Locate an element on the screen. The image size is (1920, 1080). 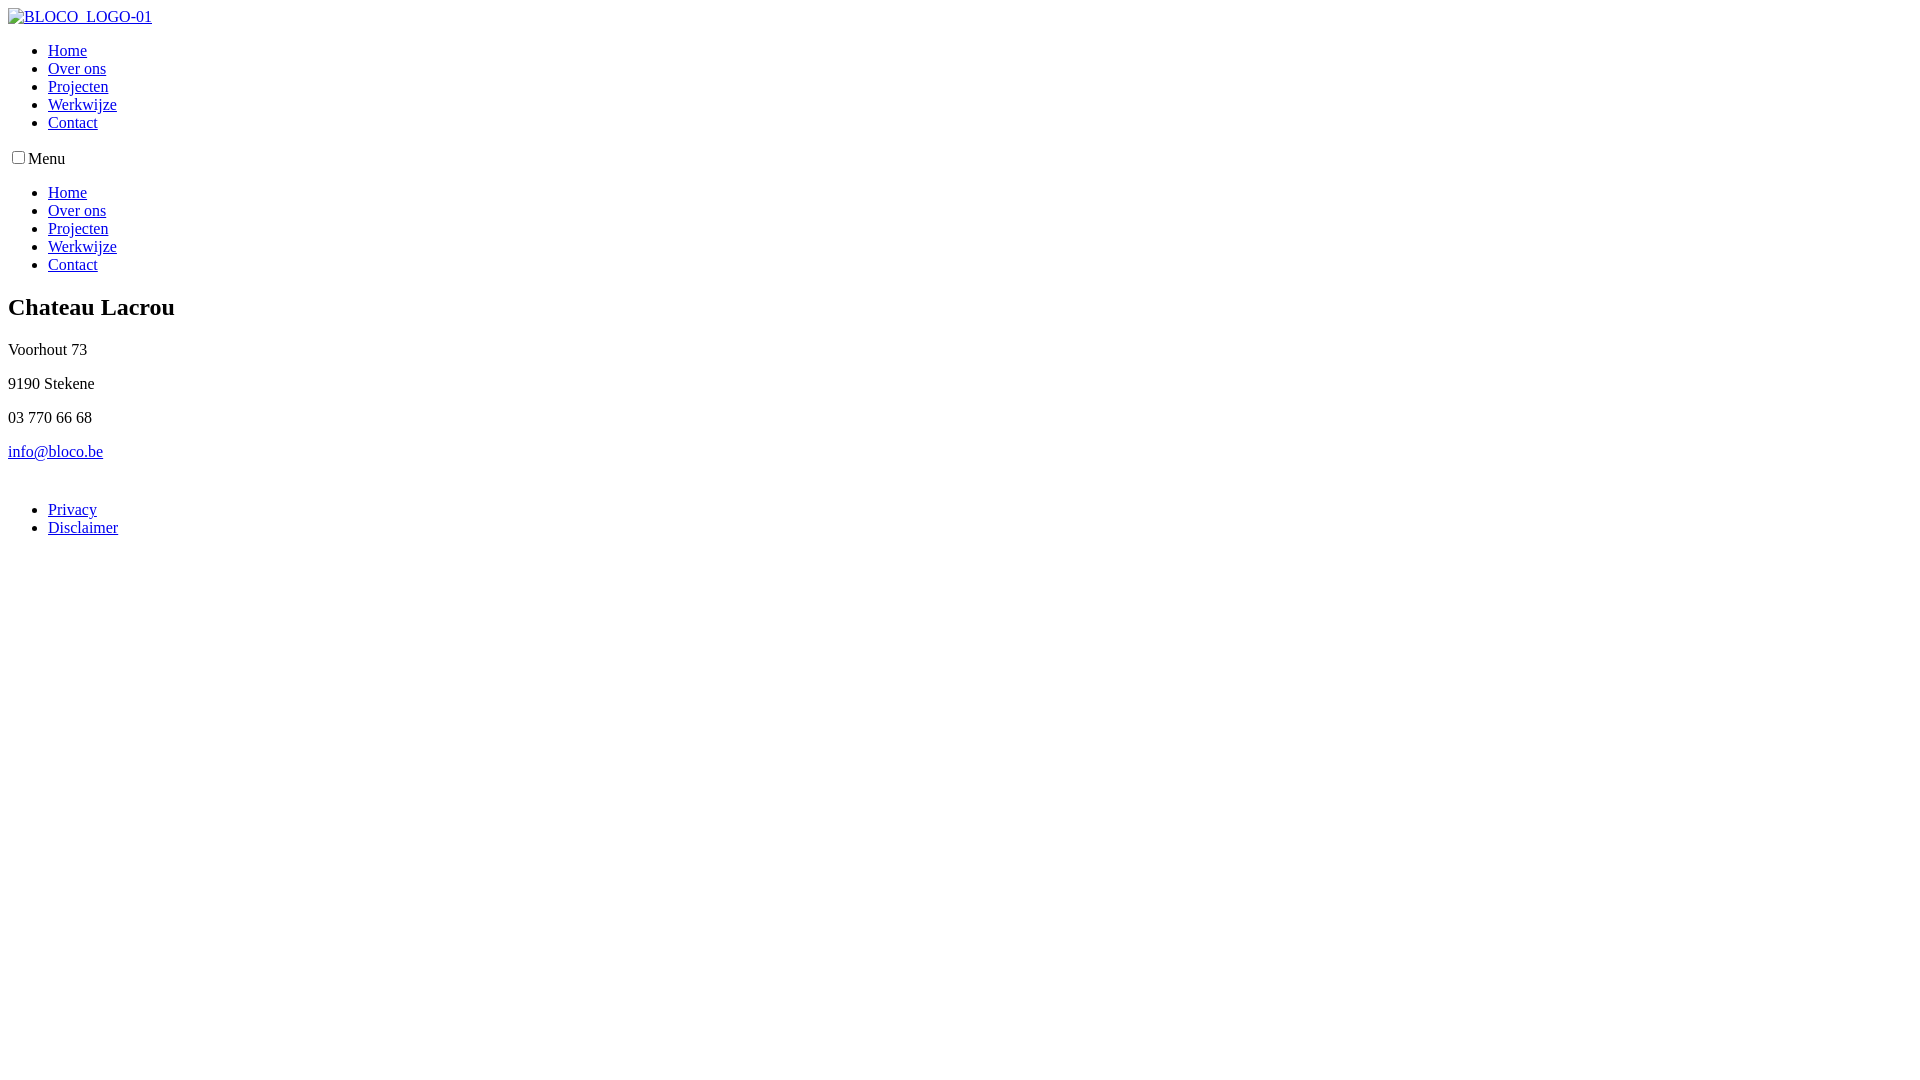
'Contact' is located at coordinates (48, 263).